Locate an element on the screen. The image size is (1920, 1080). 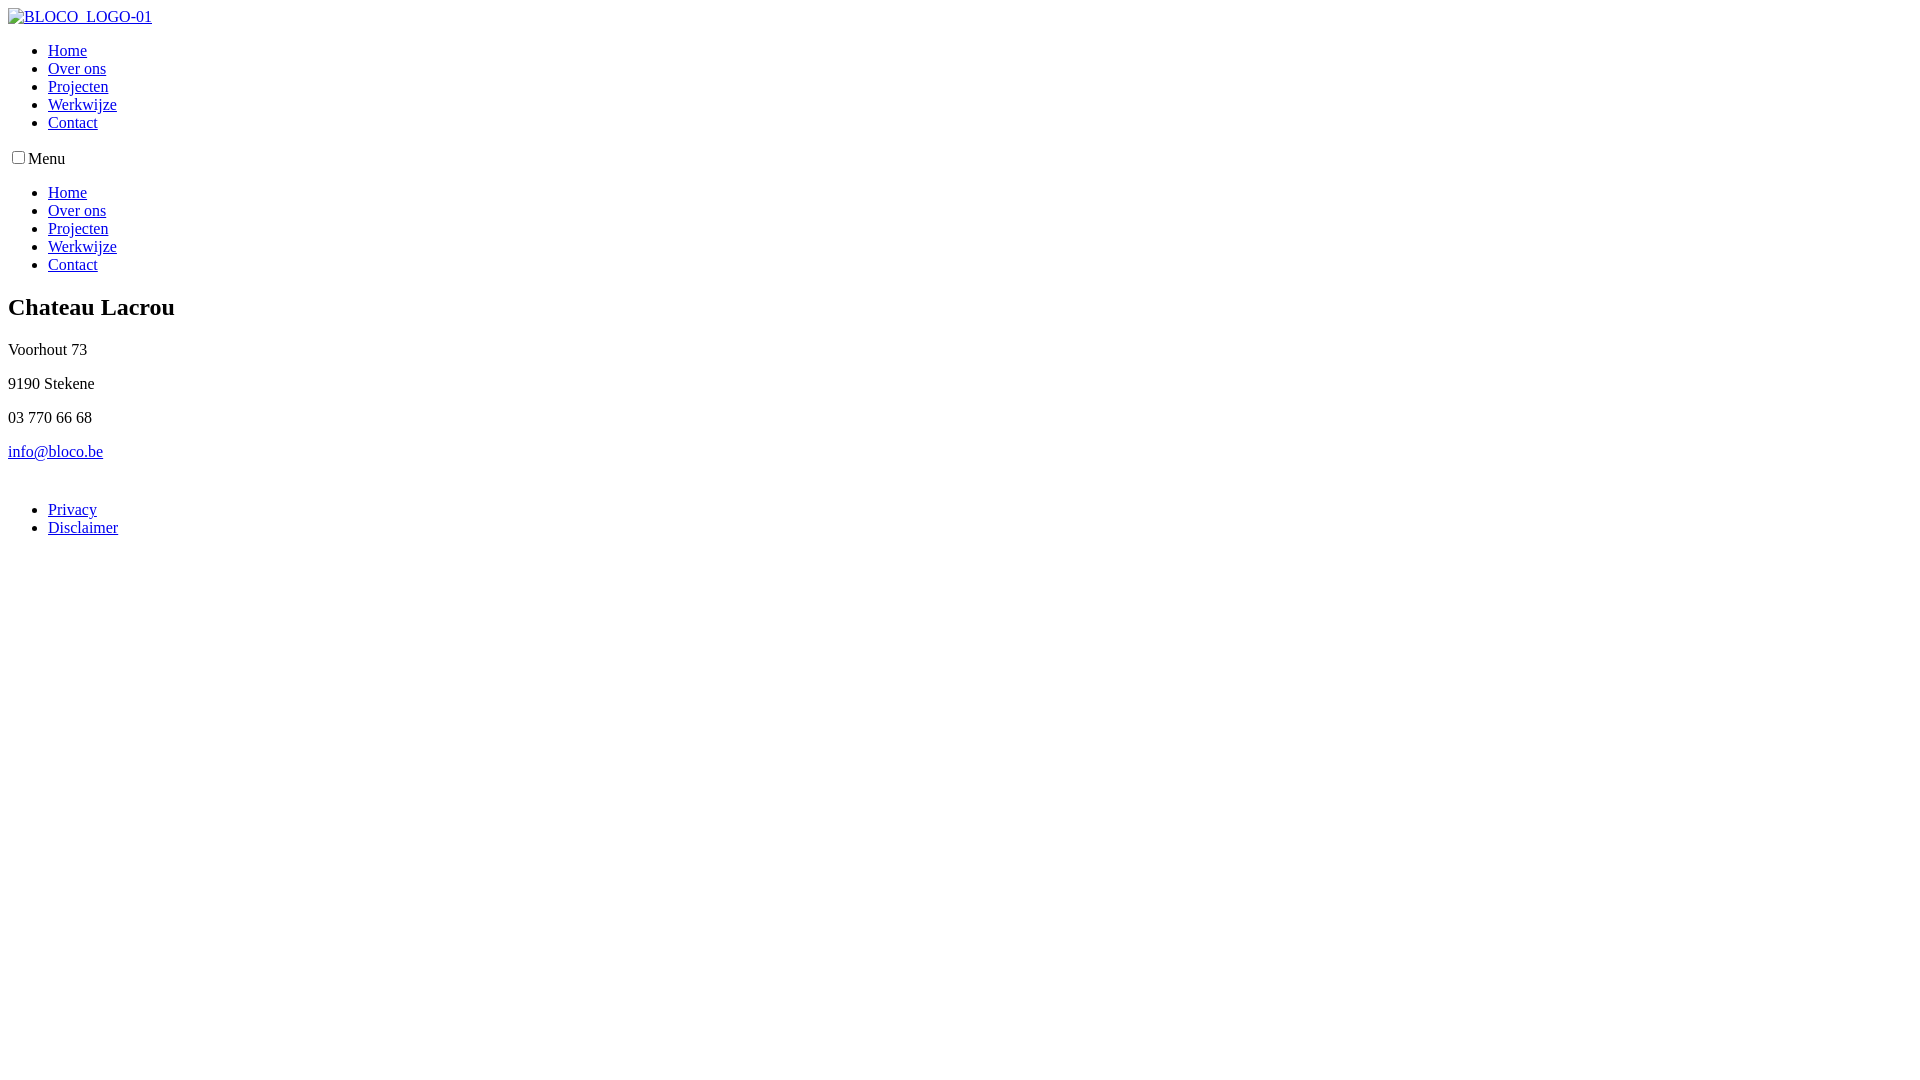
'Contact' is located at coordinates (48, 263).